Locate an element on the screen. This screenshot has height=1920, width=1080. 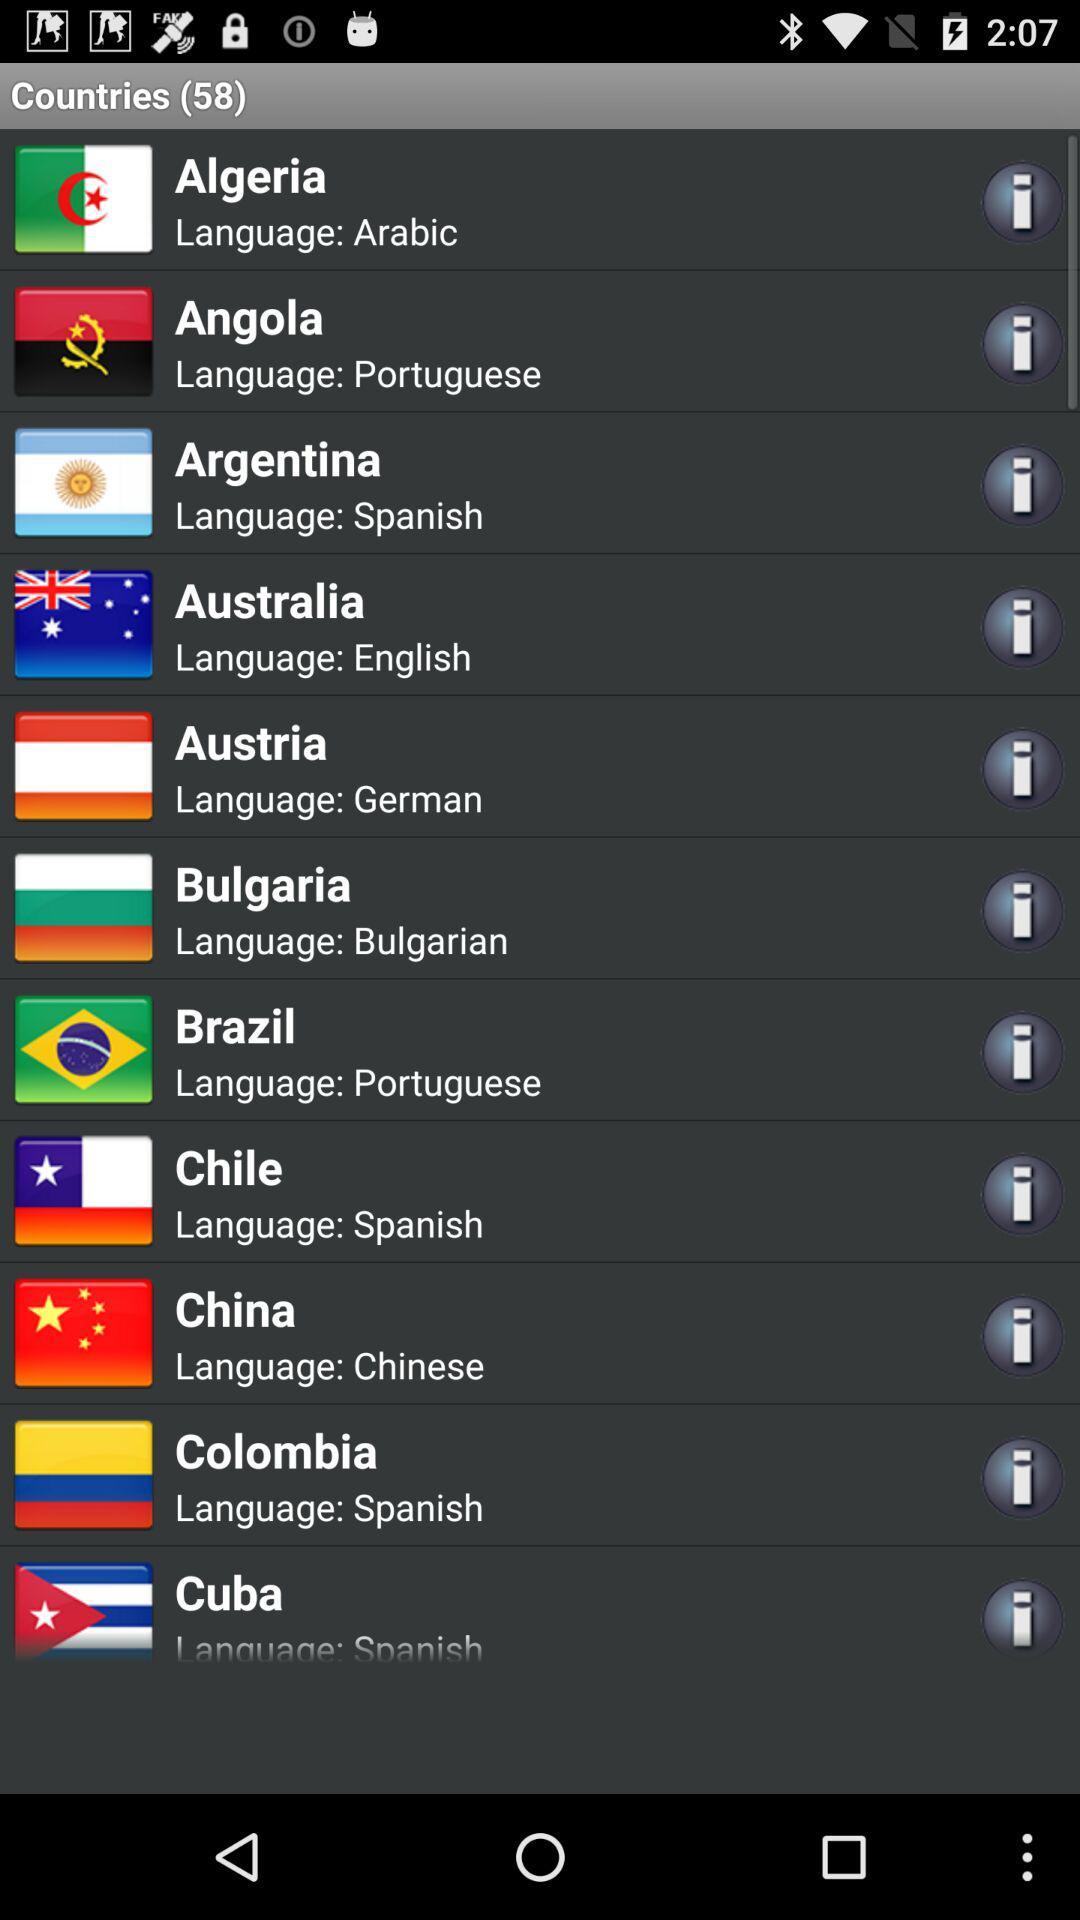
app below the language: is located at coordinates (357, 315).